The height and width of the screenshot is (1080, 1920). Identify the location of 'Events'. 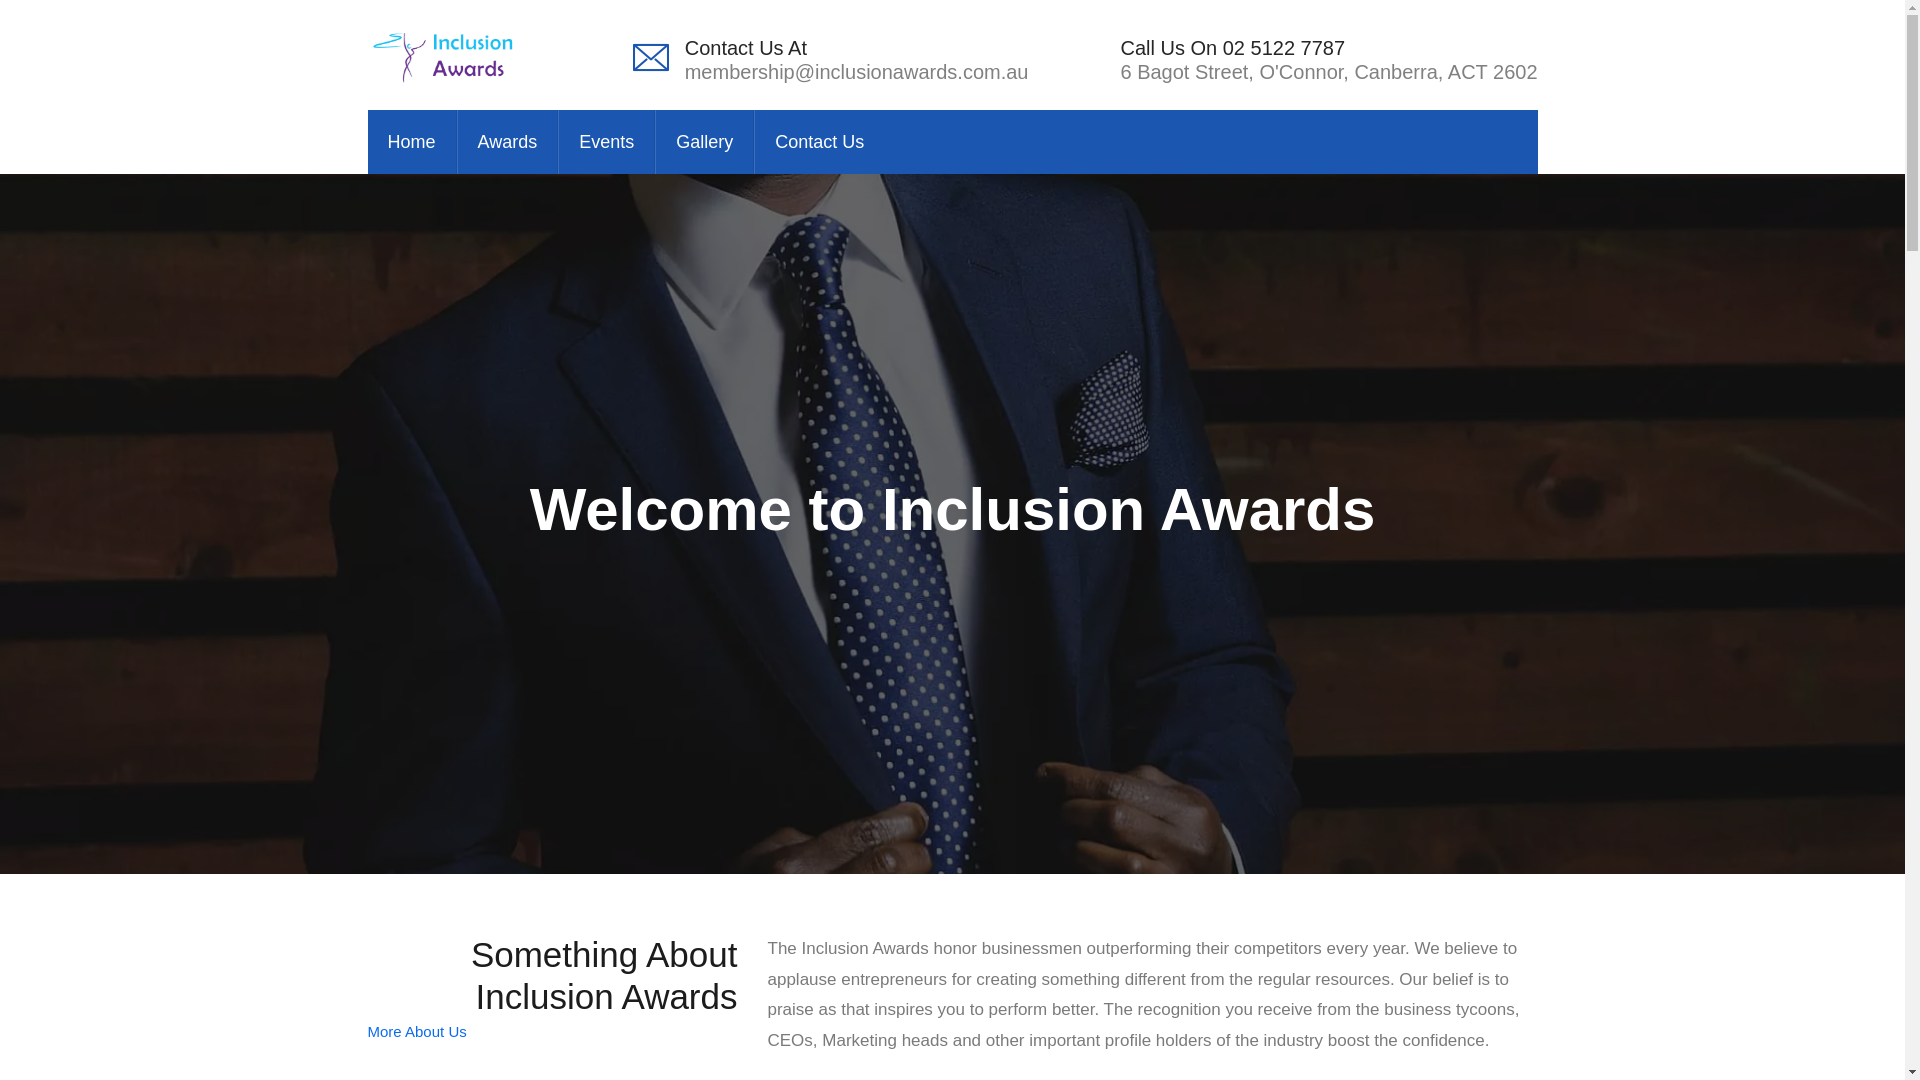
(605, 141).